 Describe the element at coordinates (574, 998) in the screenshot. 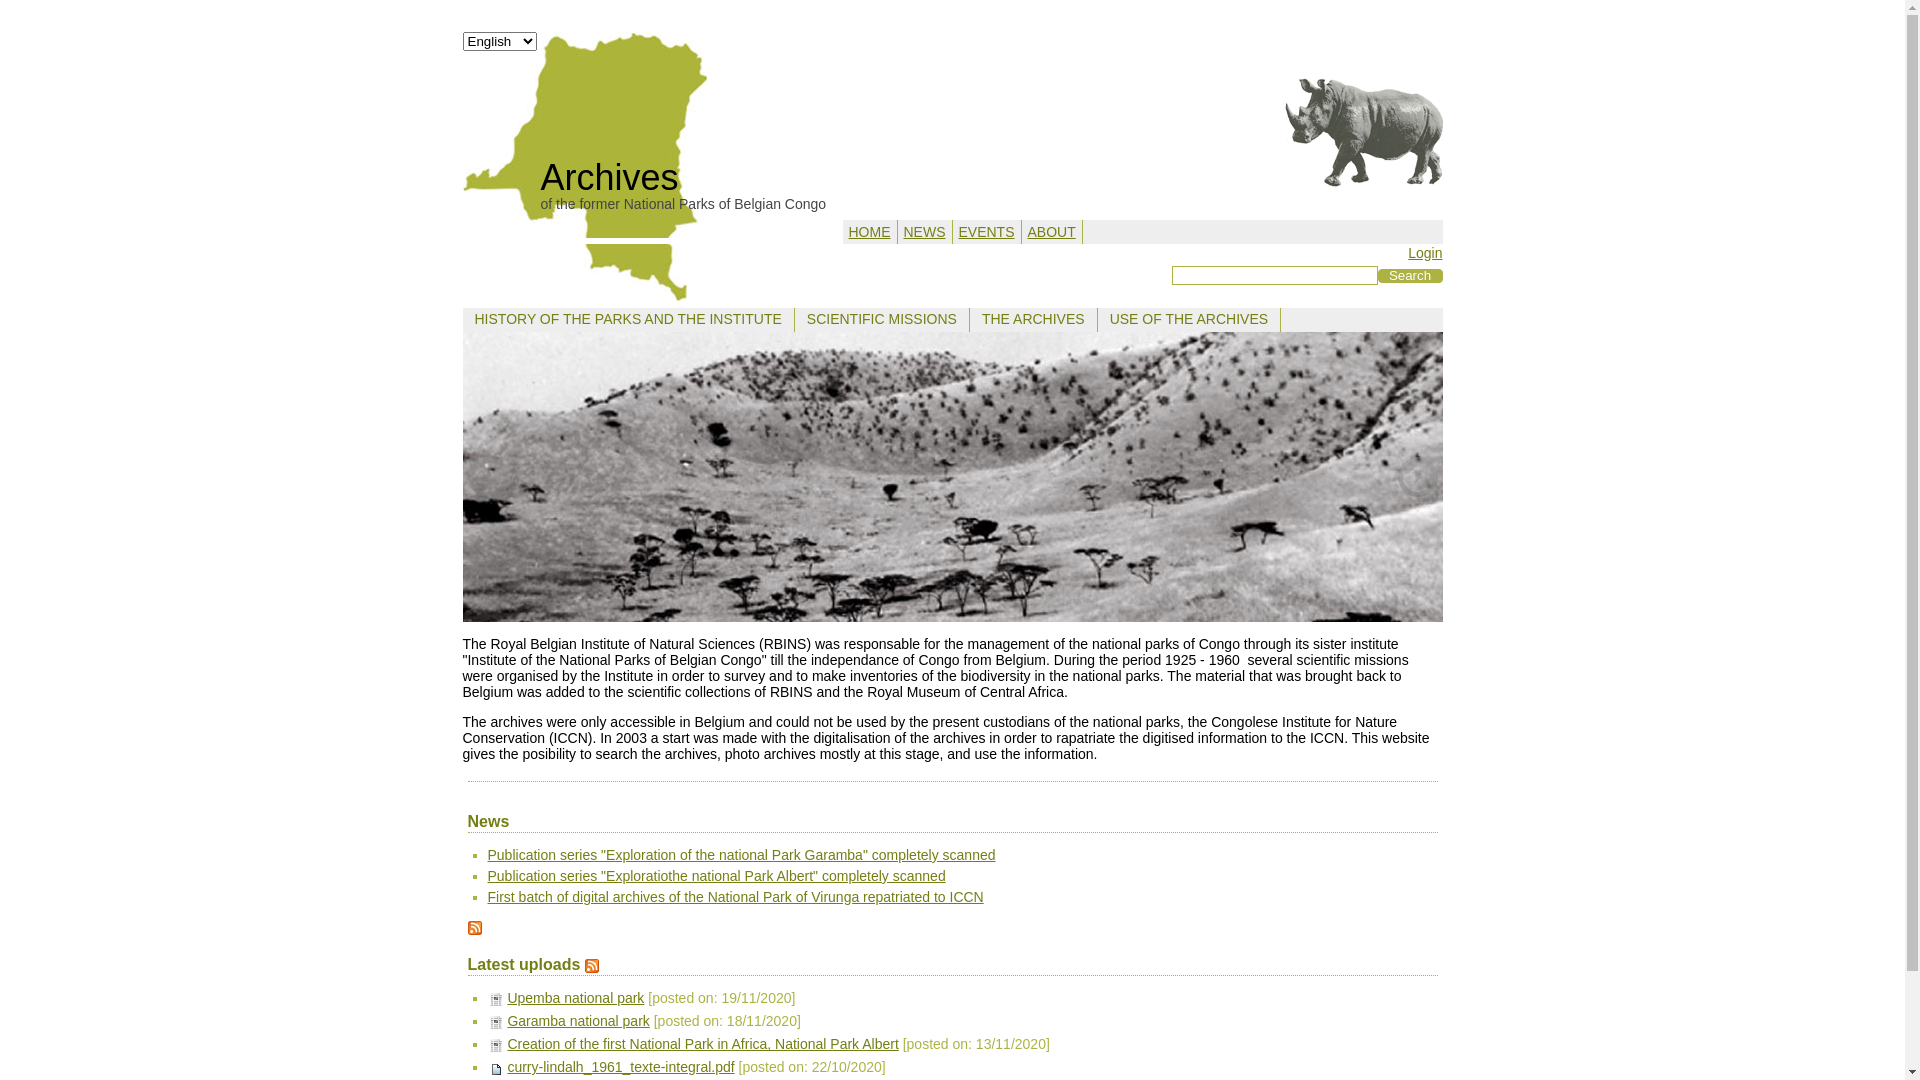

I see `'Upemba national park'` at that location.